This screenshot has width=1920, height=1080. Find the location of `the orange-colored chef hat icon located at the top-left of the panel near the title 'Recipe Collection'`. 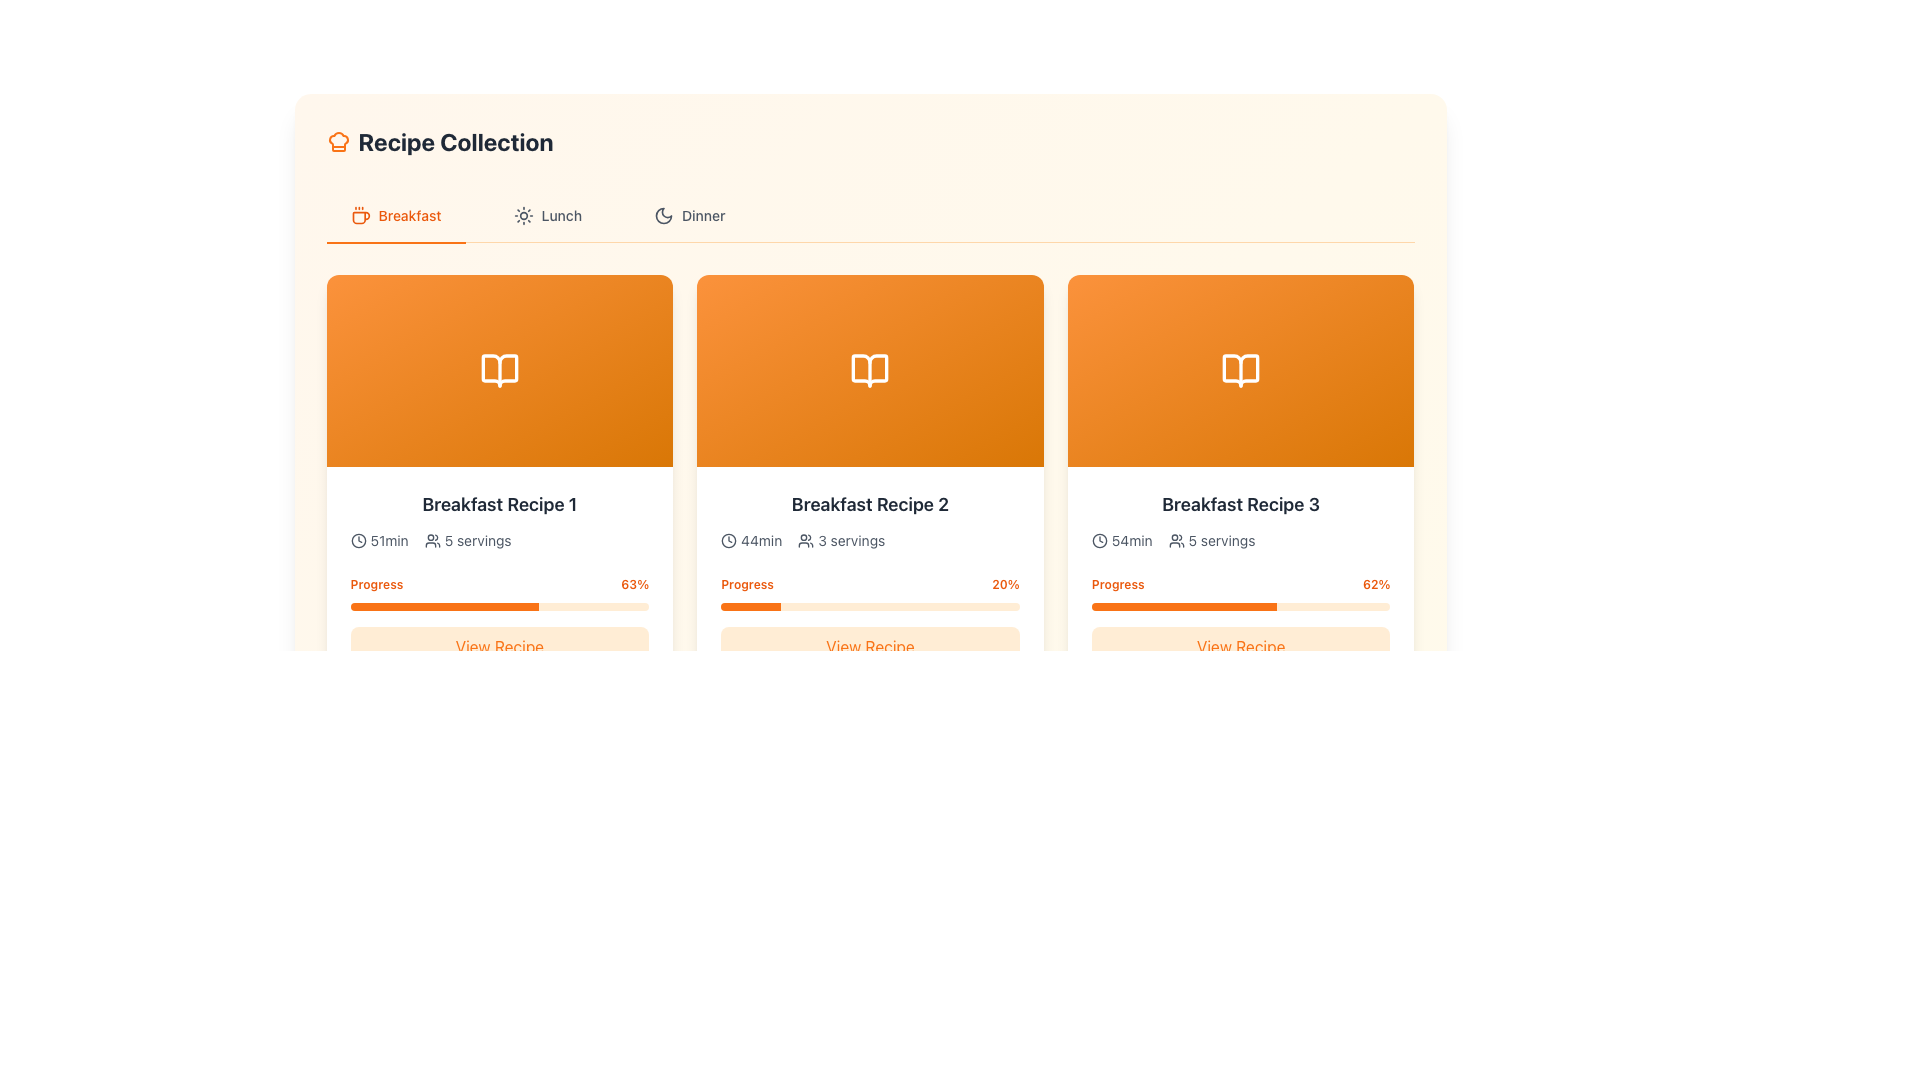

the orange-colored chef hat icon located at the top-left of the panel near the title 'Recipe Collection' is located at coordinates (338, 141).